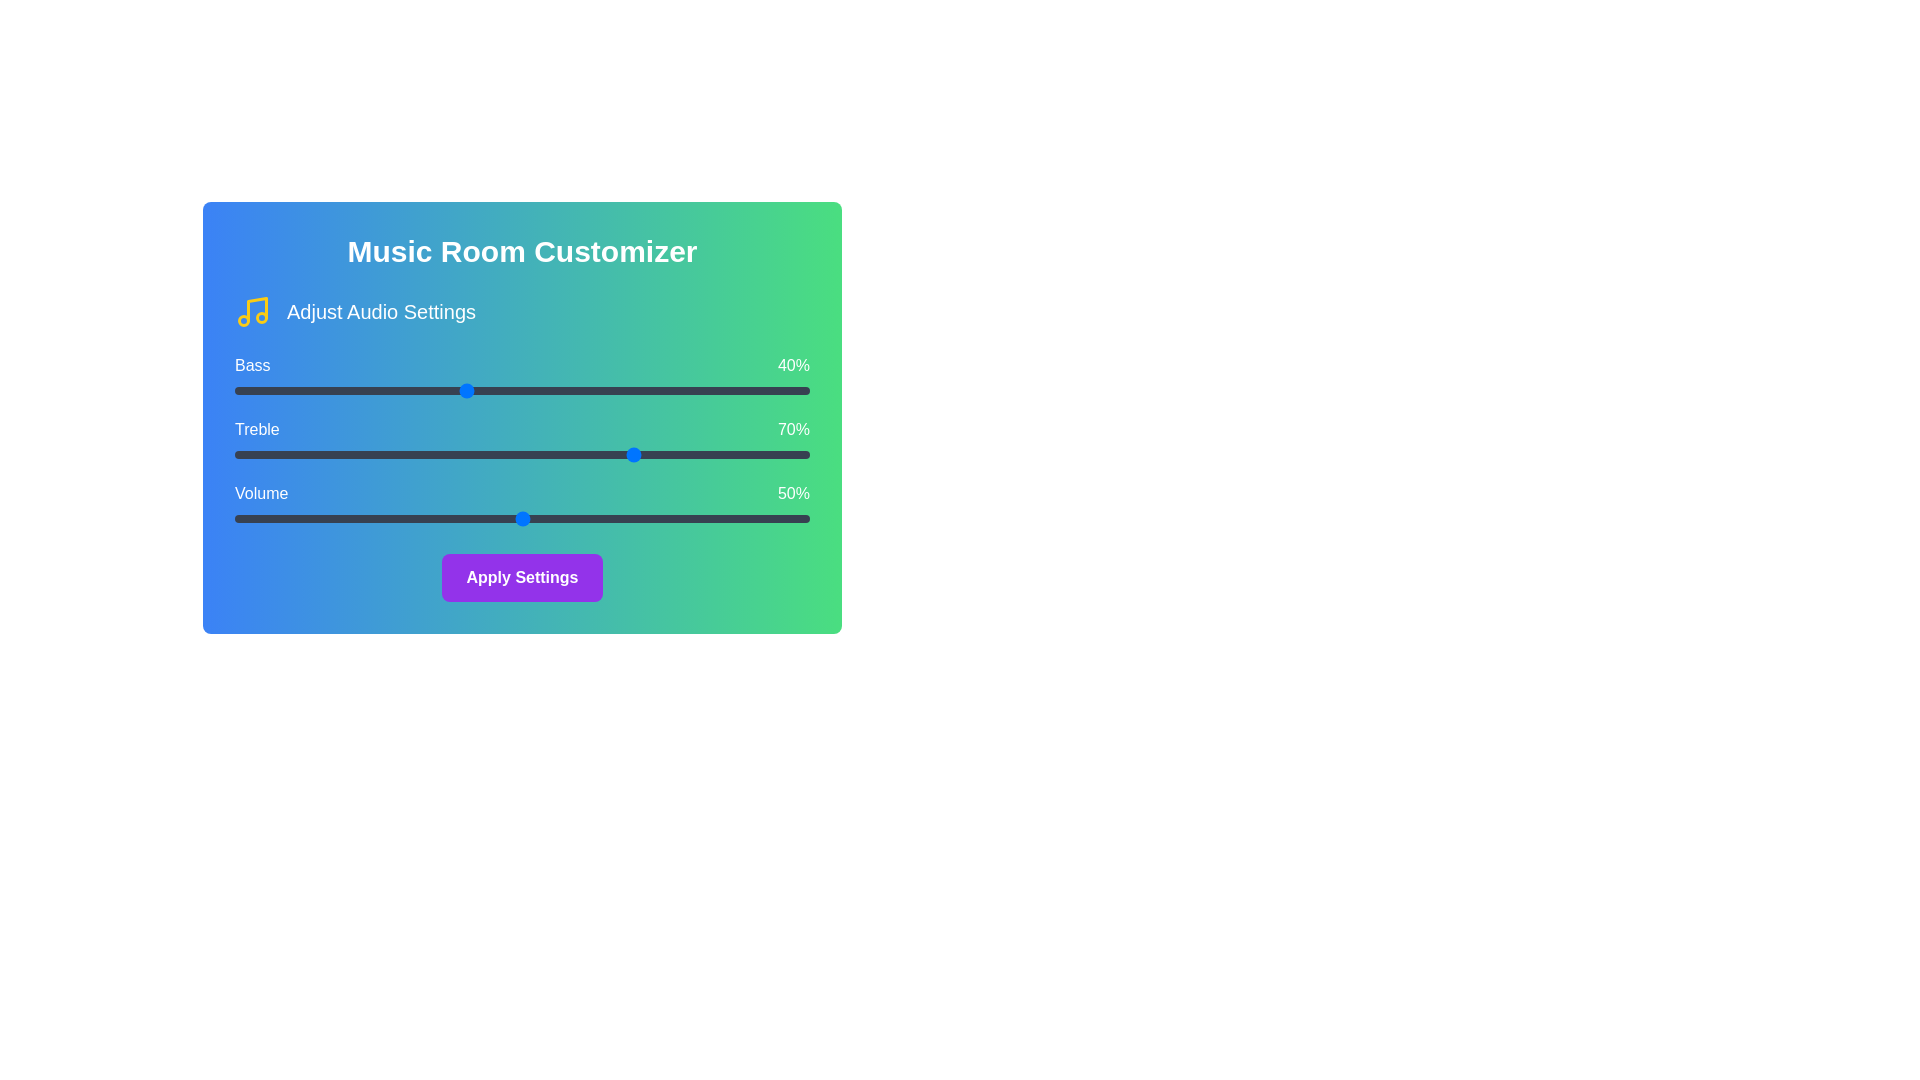 This screenshot has height=1080, width=1920. Describe the element at coordinates (522, 578) in the screenshot. I see `the 'Apply Settings' button to observe its hover effect` at that location.